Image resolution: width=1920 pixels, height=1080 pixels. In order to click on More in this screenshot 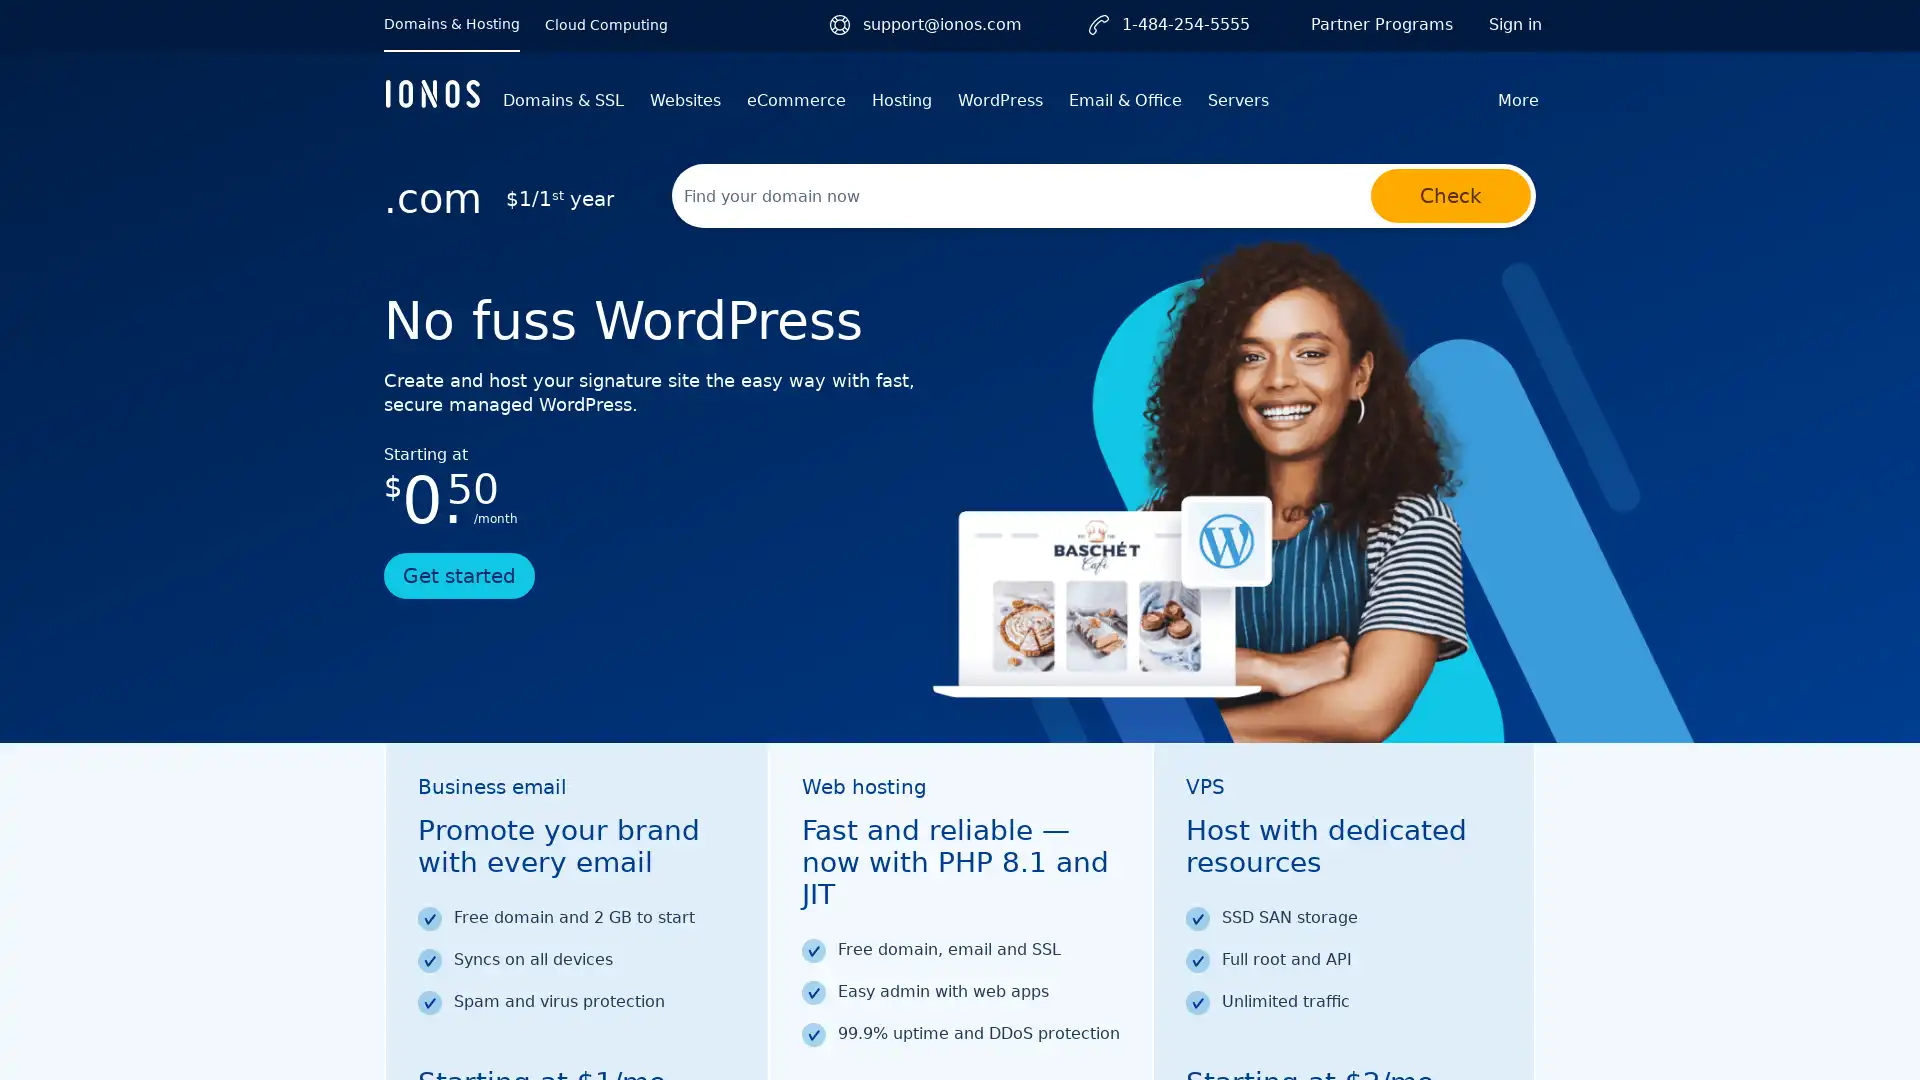, I will do `click(1518, 100)`.